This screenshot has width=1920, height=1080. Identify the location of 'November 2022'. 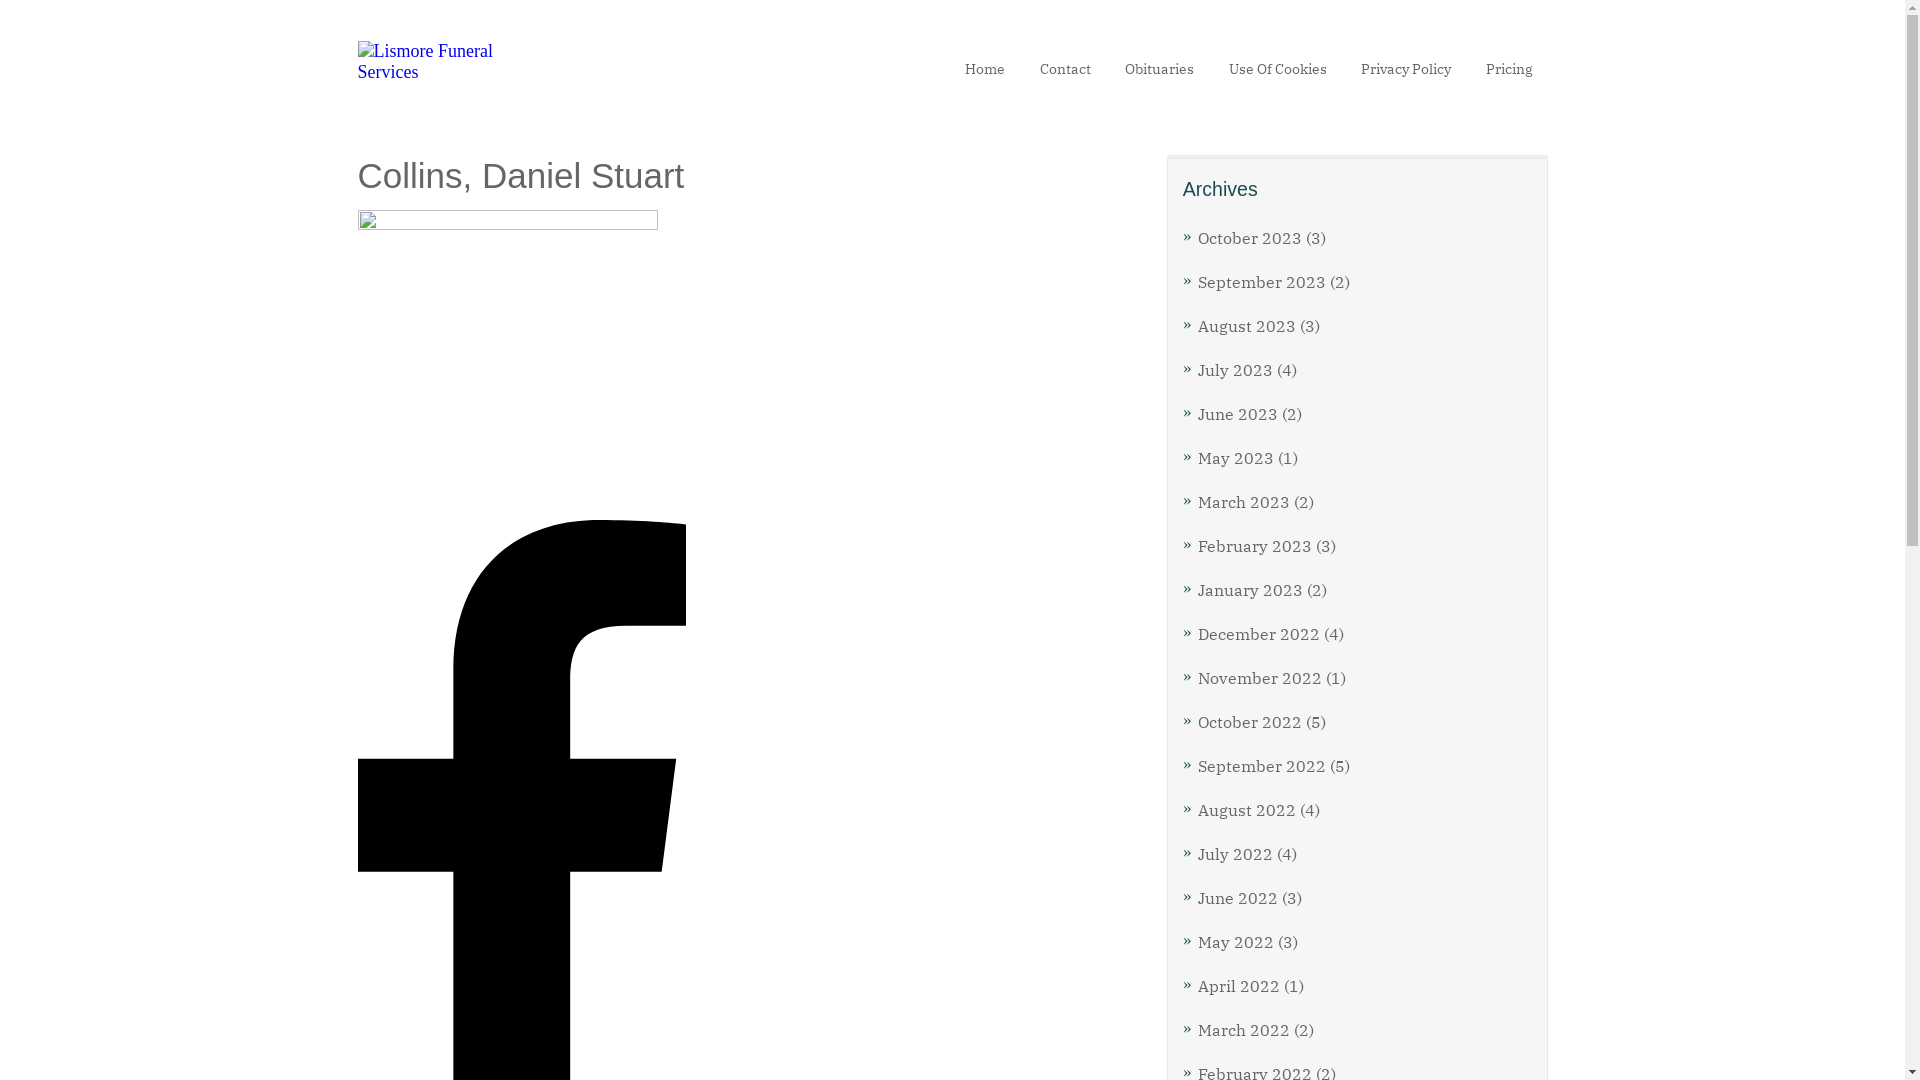
(1198, 677).